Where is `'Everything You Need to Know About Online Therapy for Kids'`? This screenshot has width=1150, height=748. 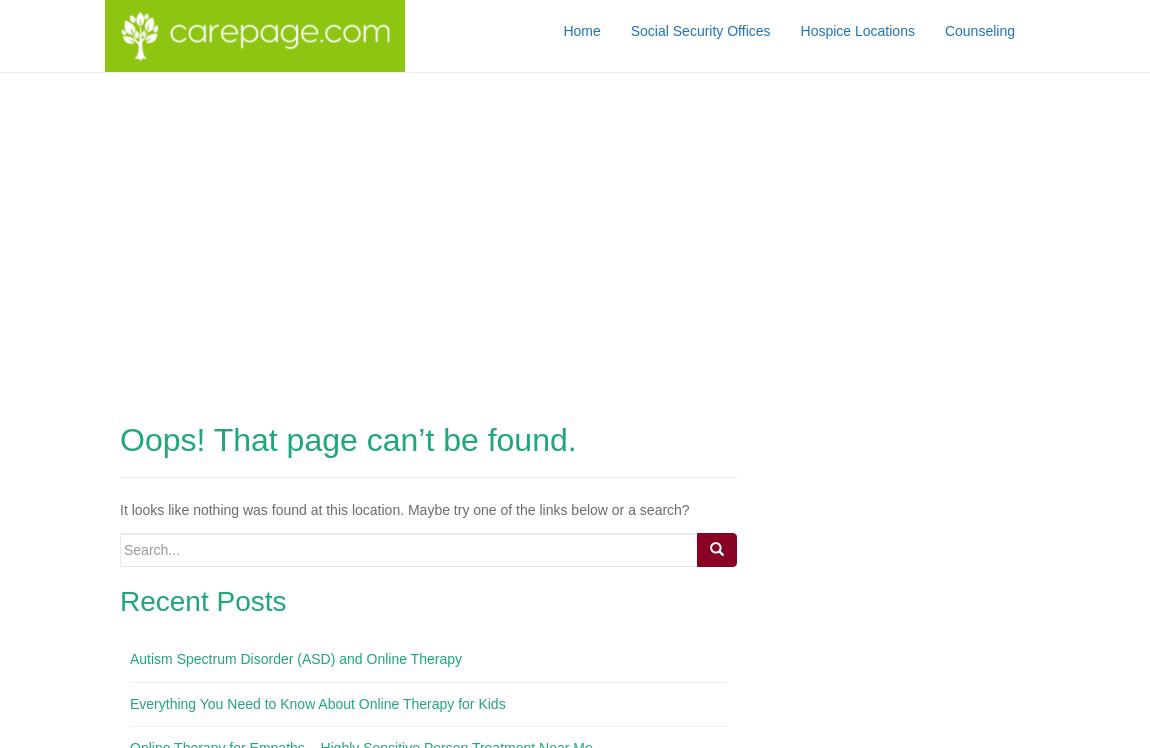 'Everything You Need to Know About Online Therapy for Kids' is located at coordinates (317, 701).